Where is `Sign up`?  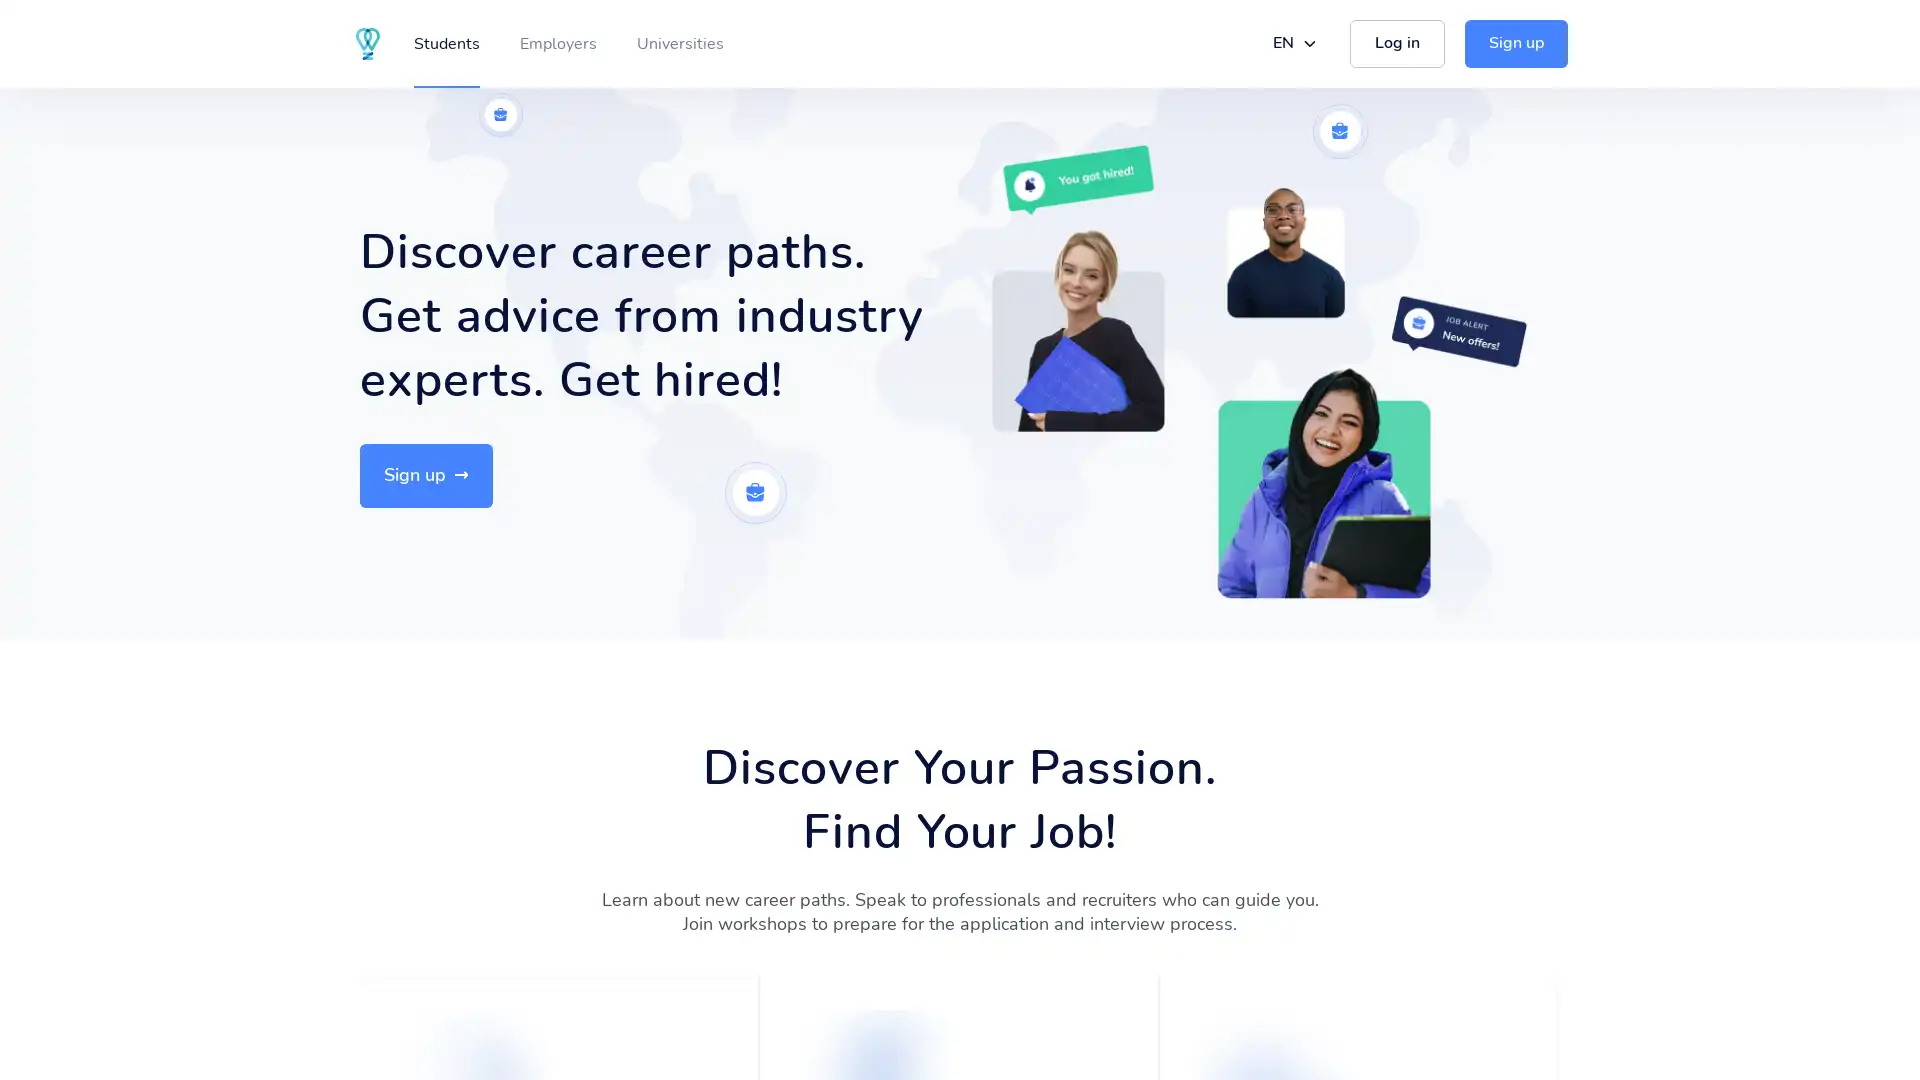 Sign up is located at coordinates (425, 475).